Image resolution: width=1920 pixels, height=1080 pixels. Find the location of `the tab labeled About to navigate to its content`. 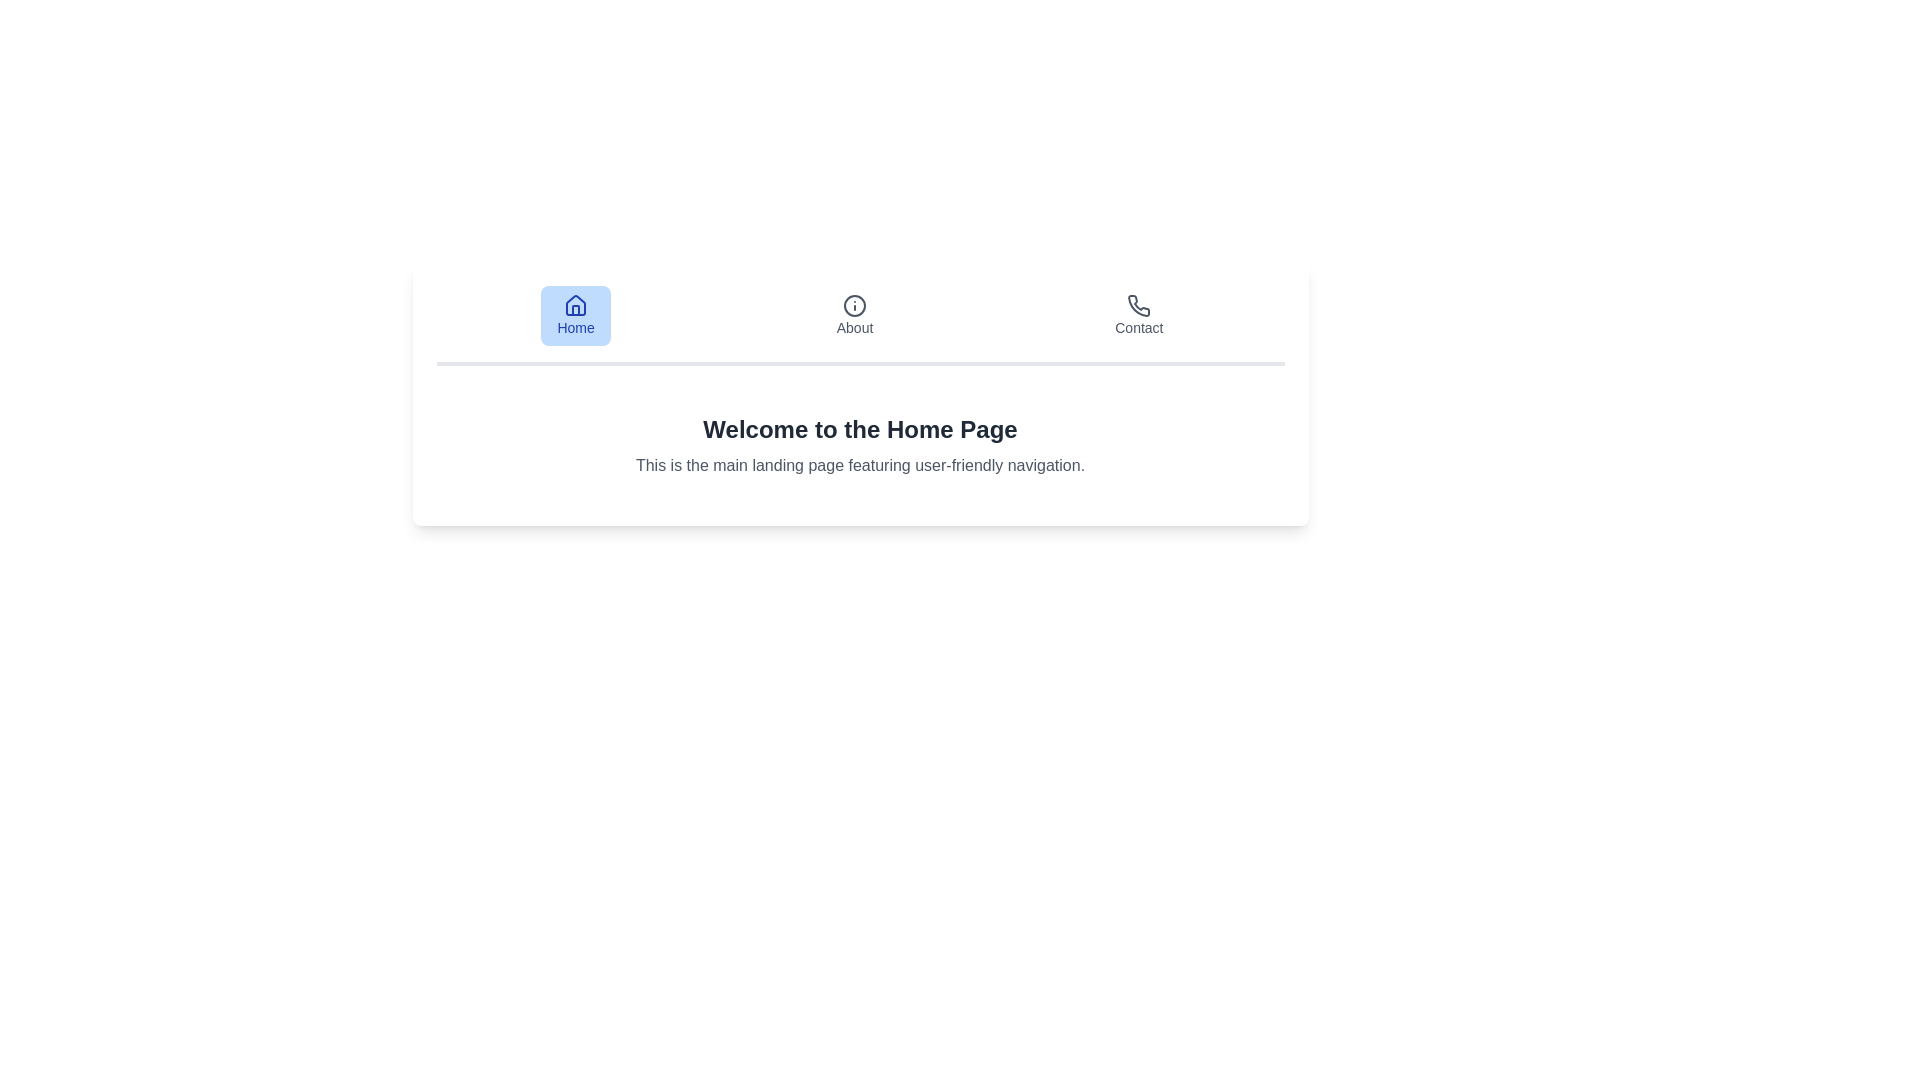

the tab labeled About to navigate to its content is located at coordinates (854, 315).